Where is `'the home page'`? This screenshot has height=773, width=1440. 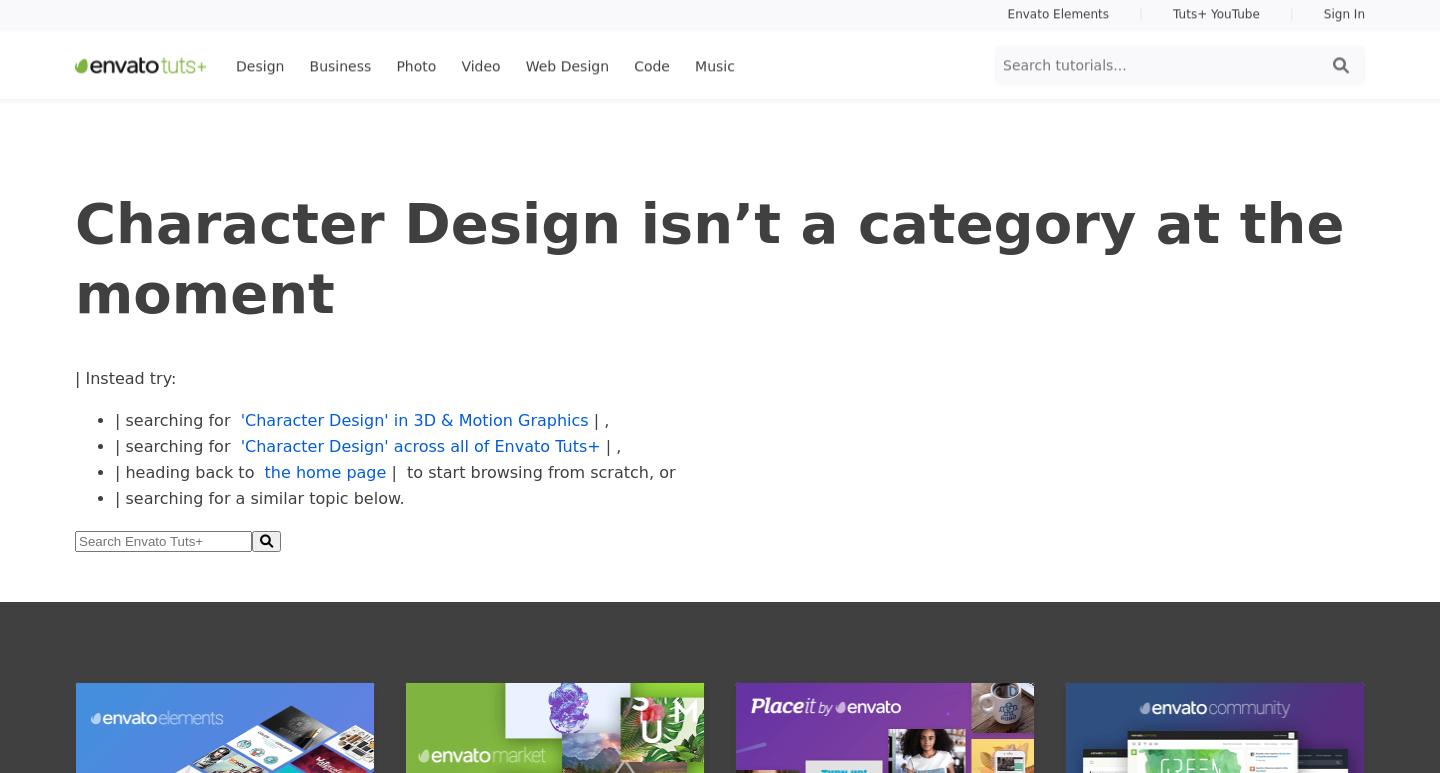
'the home page' is located at coordinates (325, 471).